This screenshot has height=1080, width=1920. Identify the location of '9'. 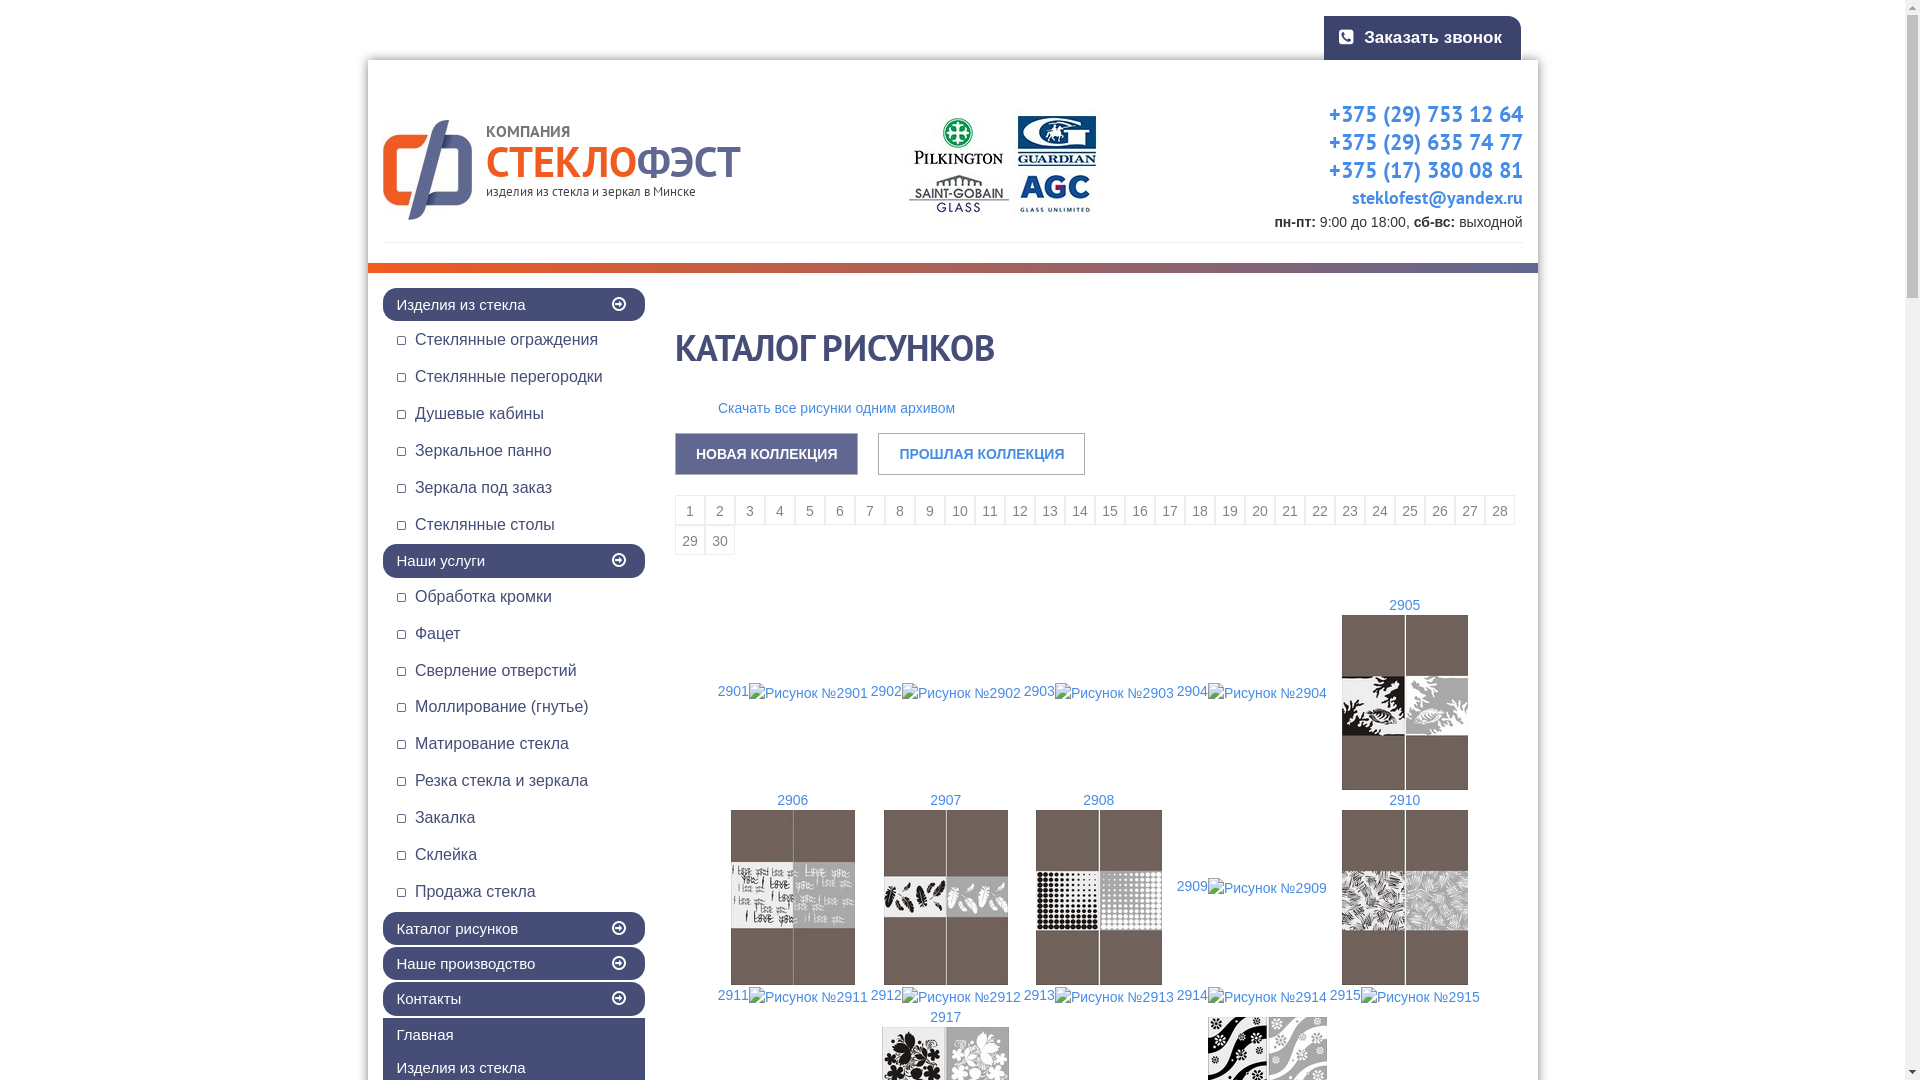
(929, 508).